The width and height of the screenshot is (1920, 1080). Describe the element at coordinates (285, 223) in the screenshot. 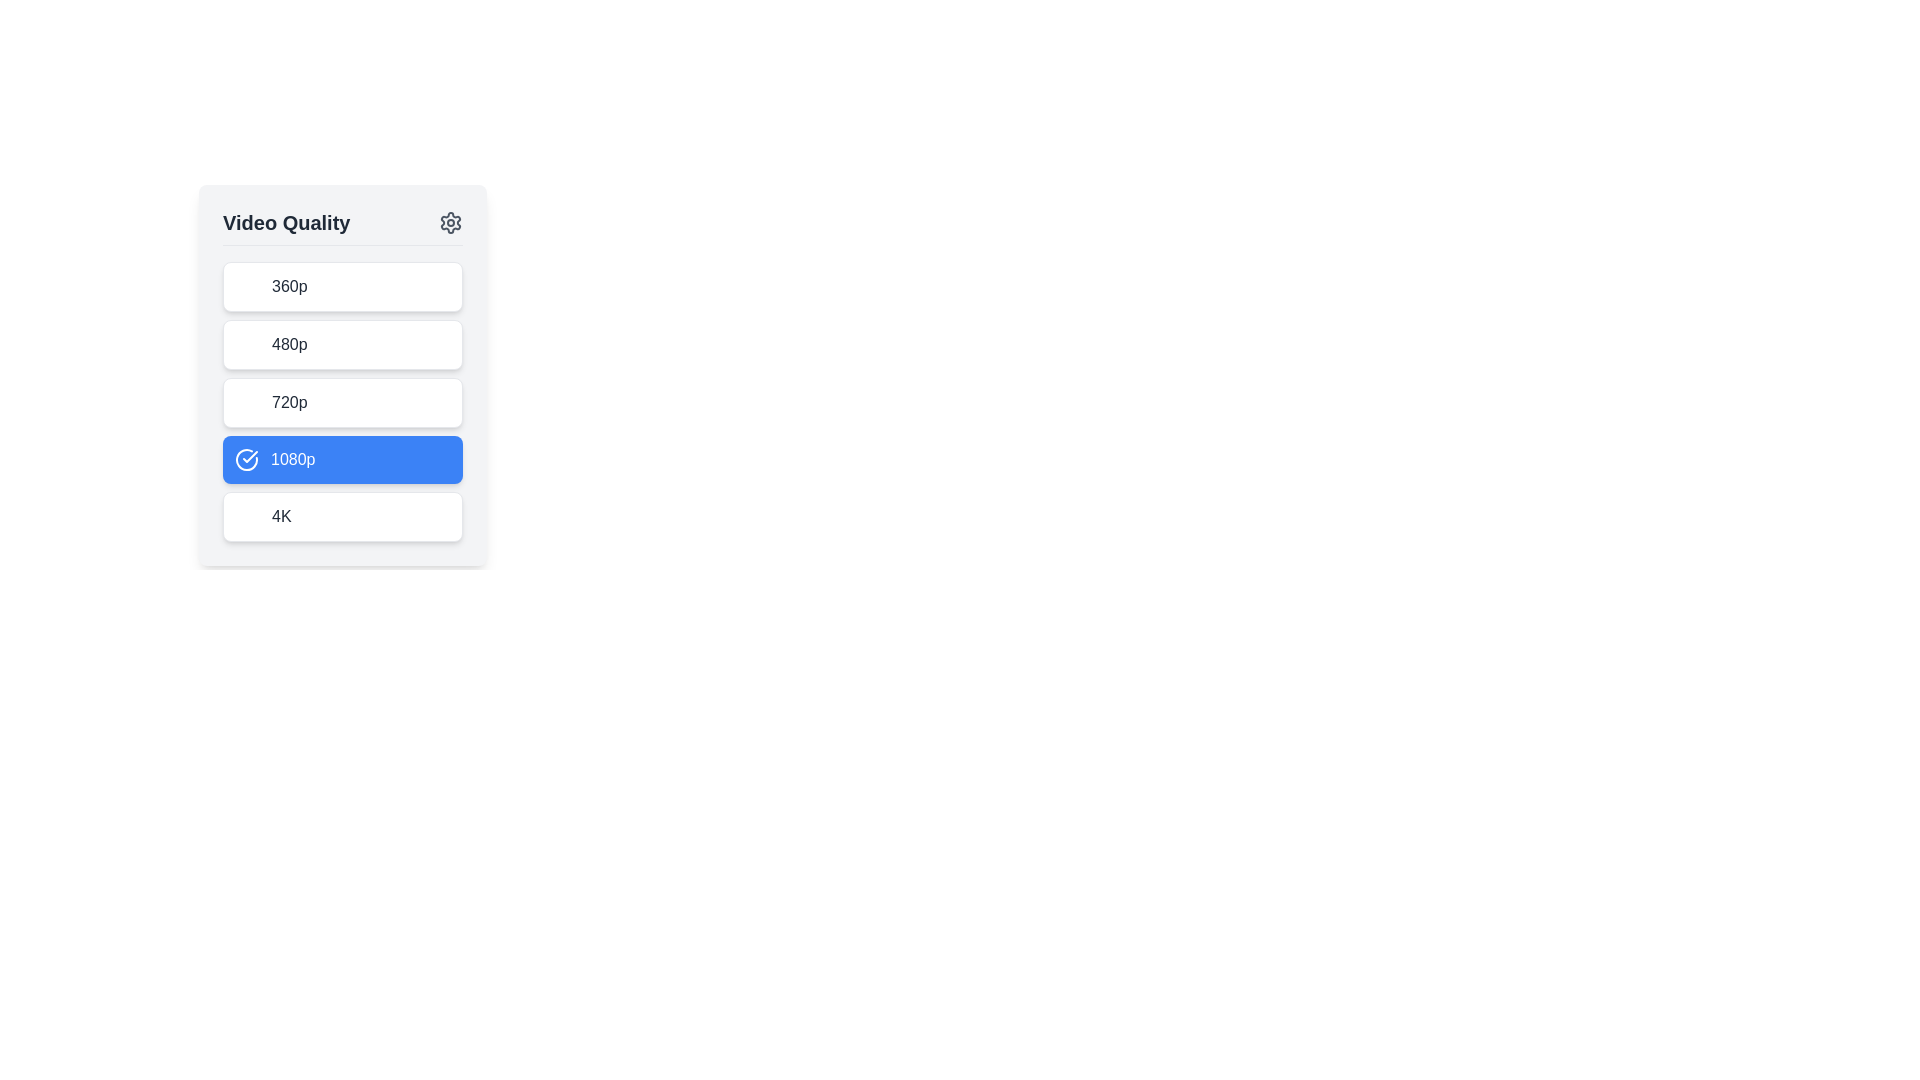

I see `the Label indicating the purpose of the video quality settings options, positioned at the top of the bordered section` at that location.